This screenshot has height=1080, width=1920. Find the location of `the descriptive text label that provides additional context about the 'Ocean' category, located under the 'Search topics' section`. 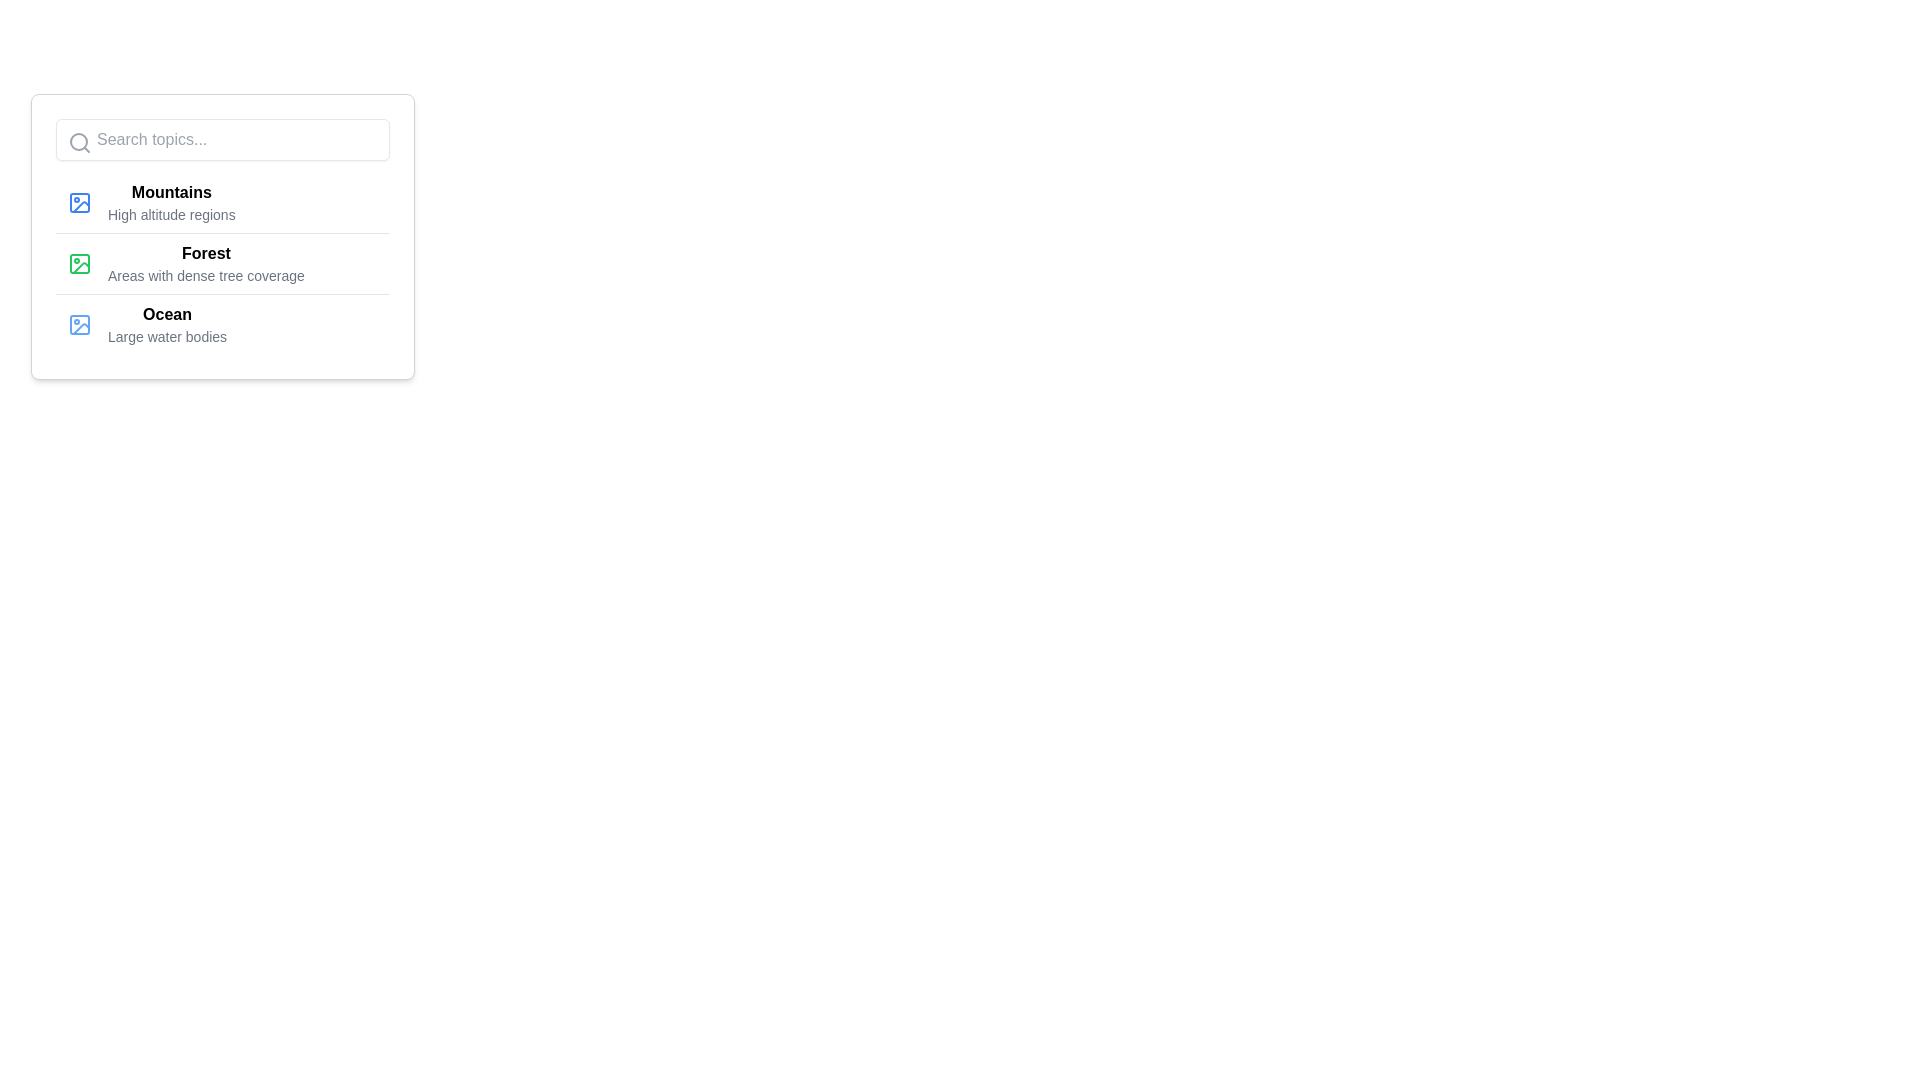

the descriptive text label that provides additional context about the 'Ocean' category, located under the 'Search topics' section is located at coordinates (167, 335).